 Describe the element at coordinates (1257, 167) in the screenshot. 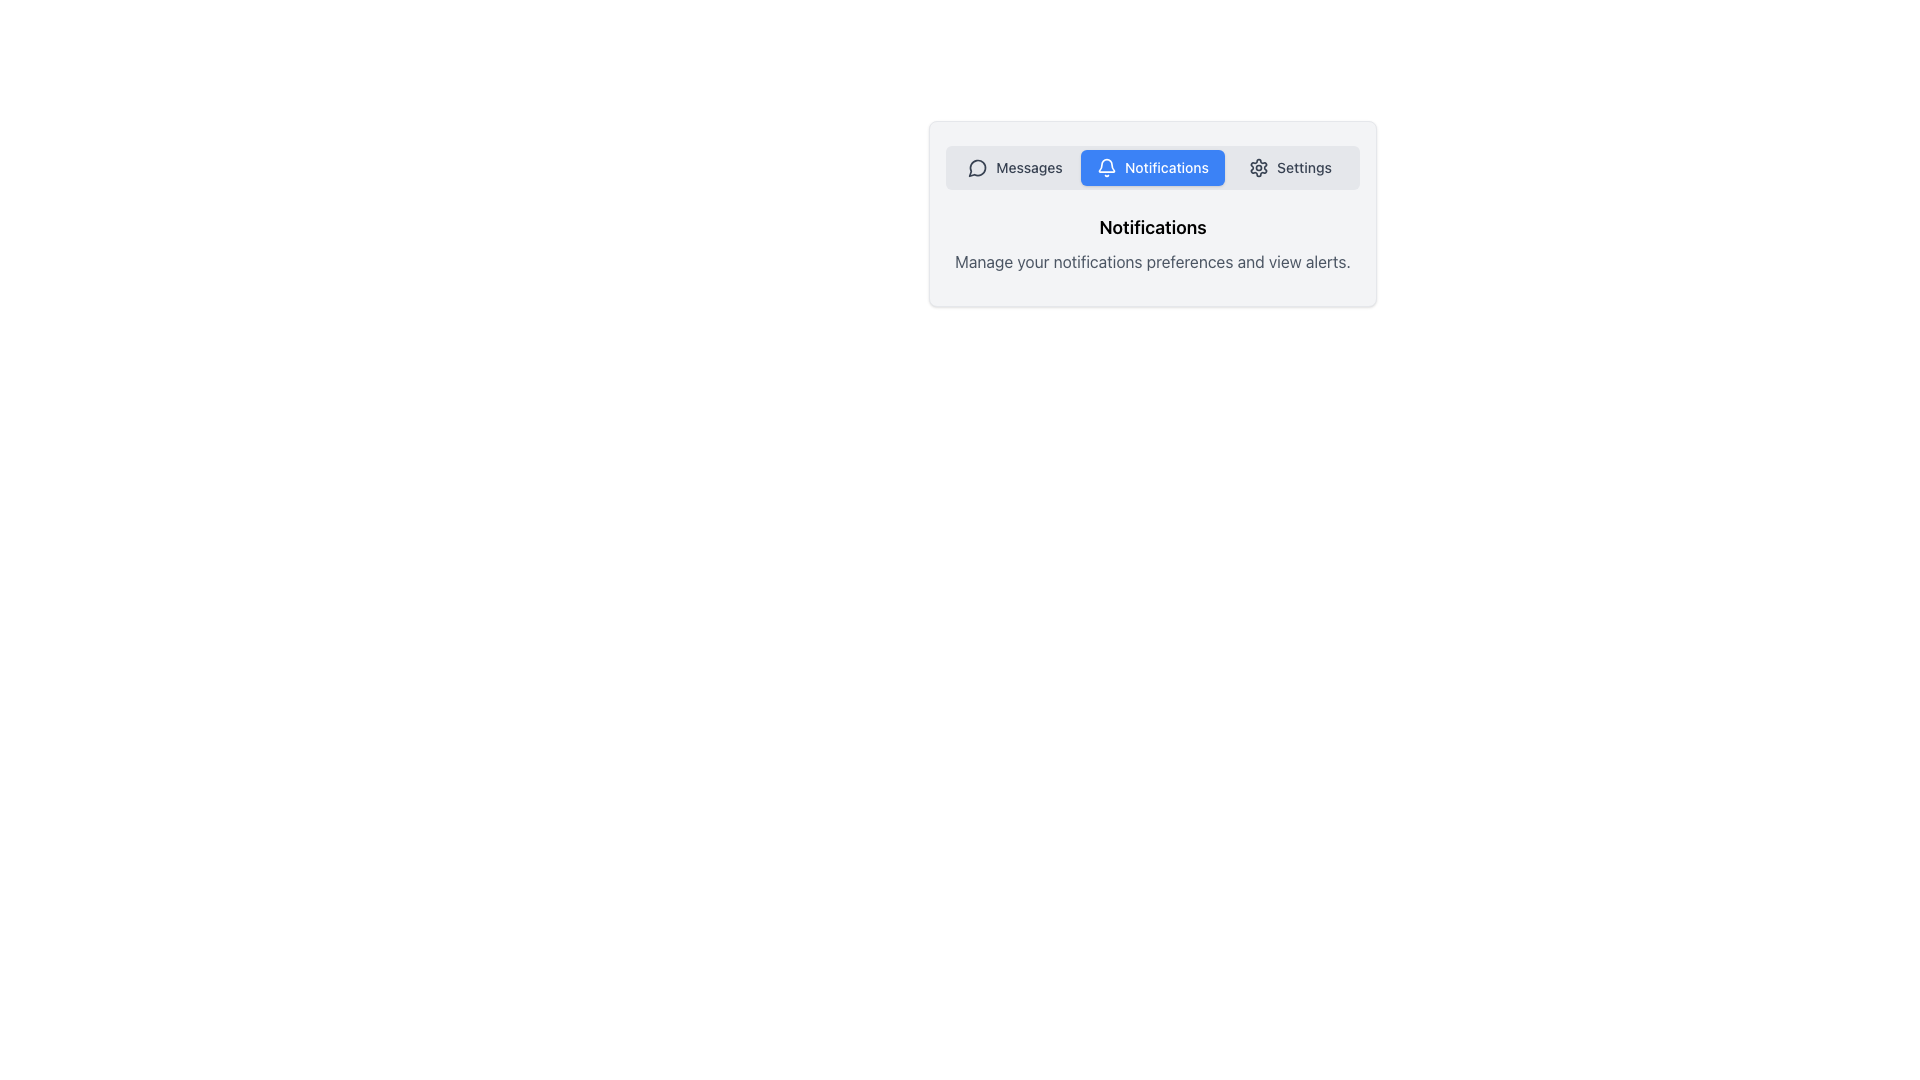

I see `the 'Settings' icon located on the rightmost position of the horizontal menu bar at the top of the interface` at that location.